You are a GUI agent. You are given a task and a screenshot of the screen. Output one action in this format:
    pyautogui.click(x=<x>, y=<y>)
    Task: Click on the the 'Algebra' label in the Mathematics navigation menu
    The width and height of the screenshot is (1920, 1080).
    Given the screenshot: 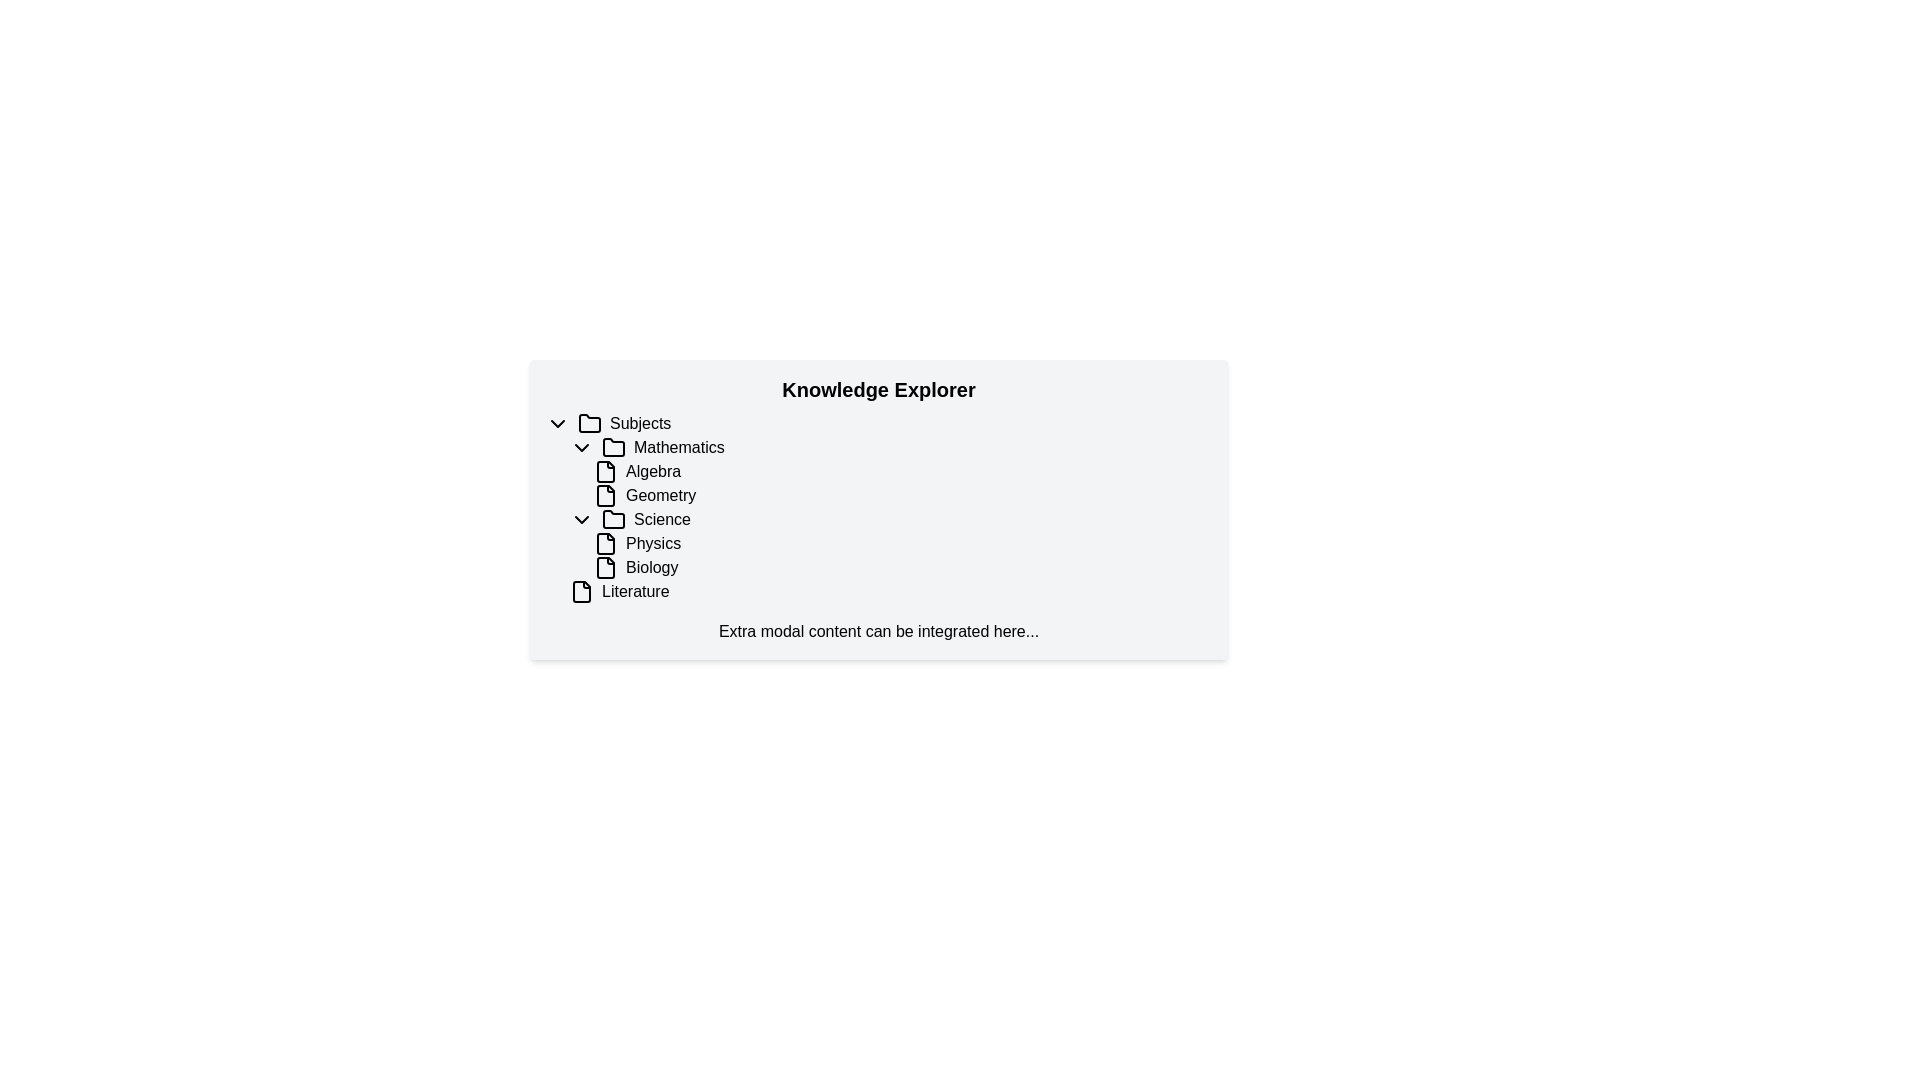 What is the action you would take?
    pyautogui.click(x=653, y=471)
    